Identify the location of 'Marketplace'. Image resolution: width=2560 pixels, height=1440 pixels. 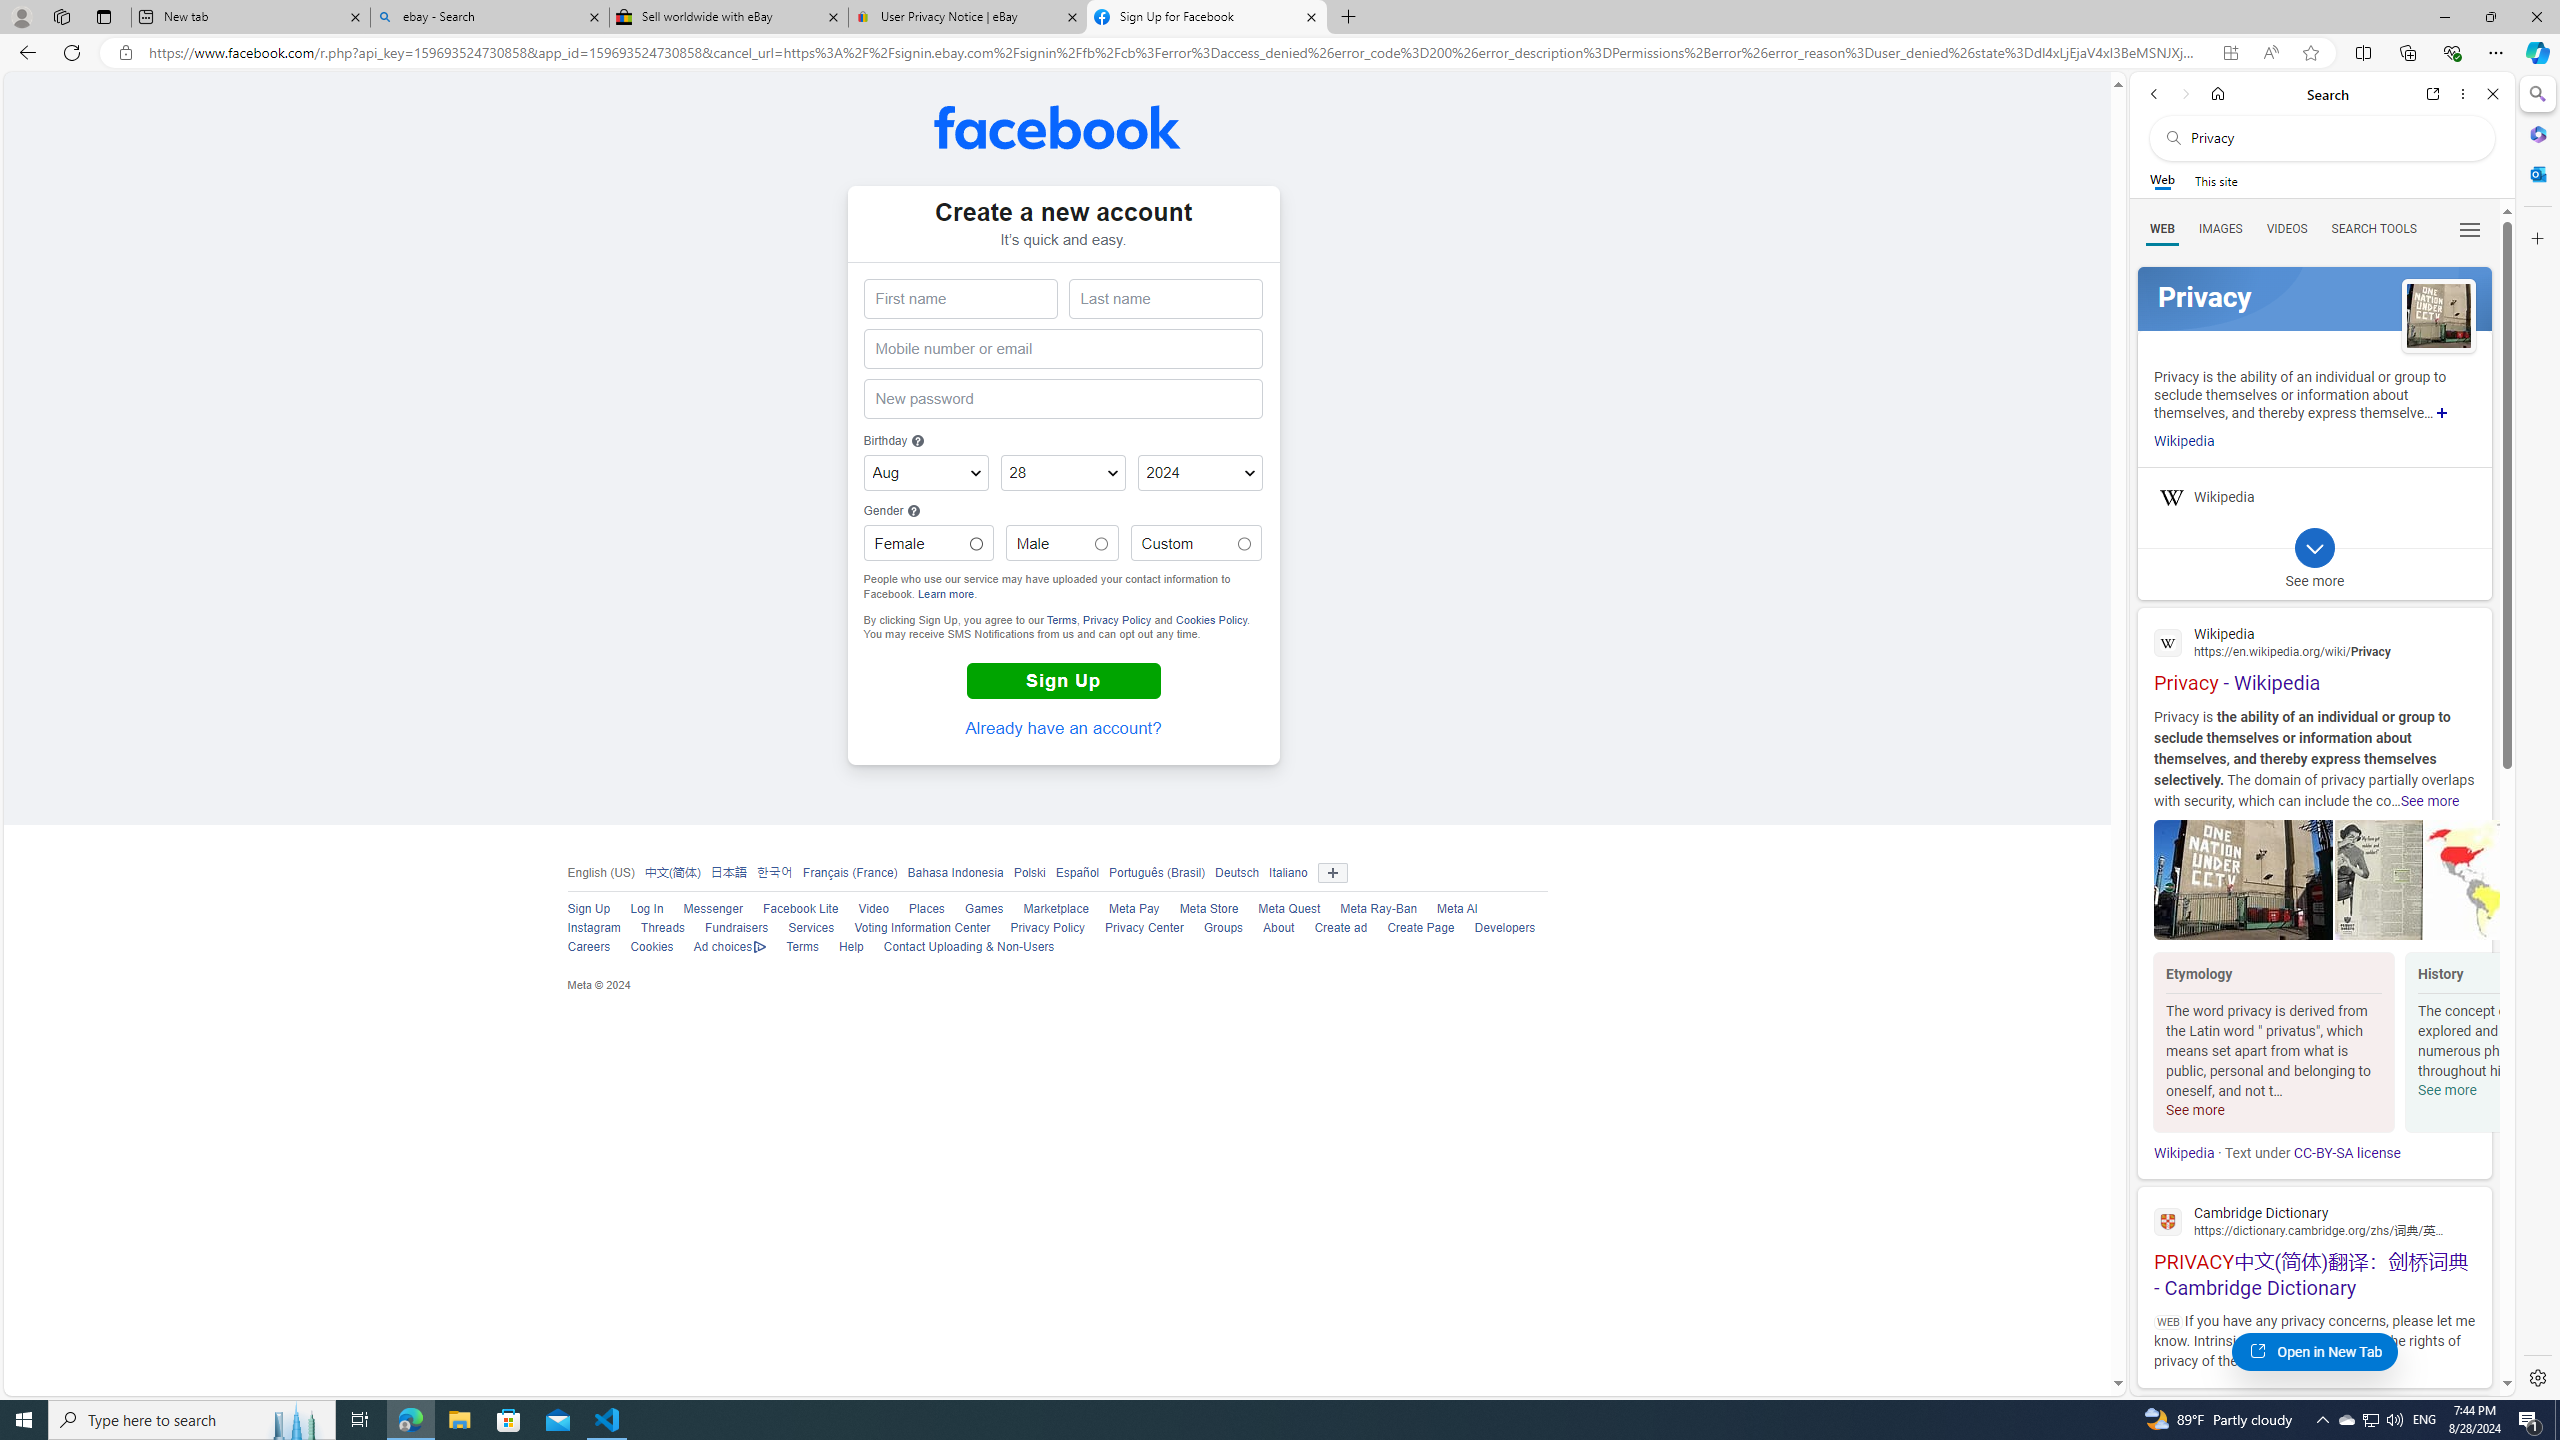
(1044, 909).